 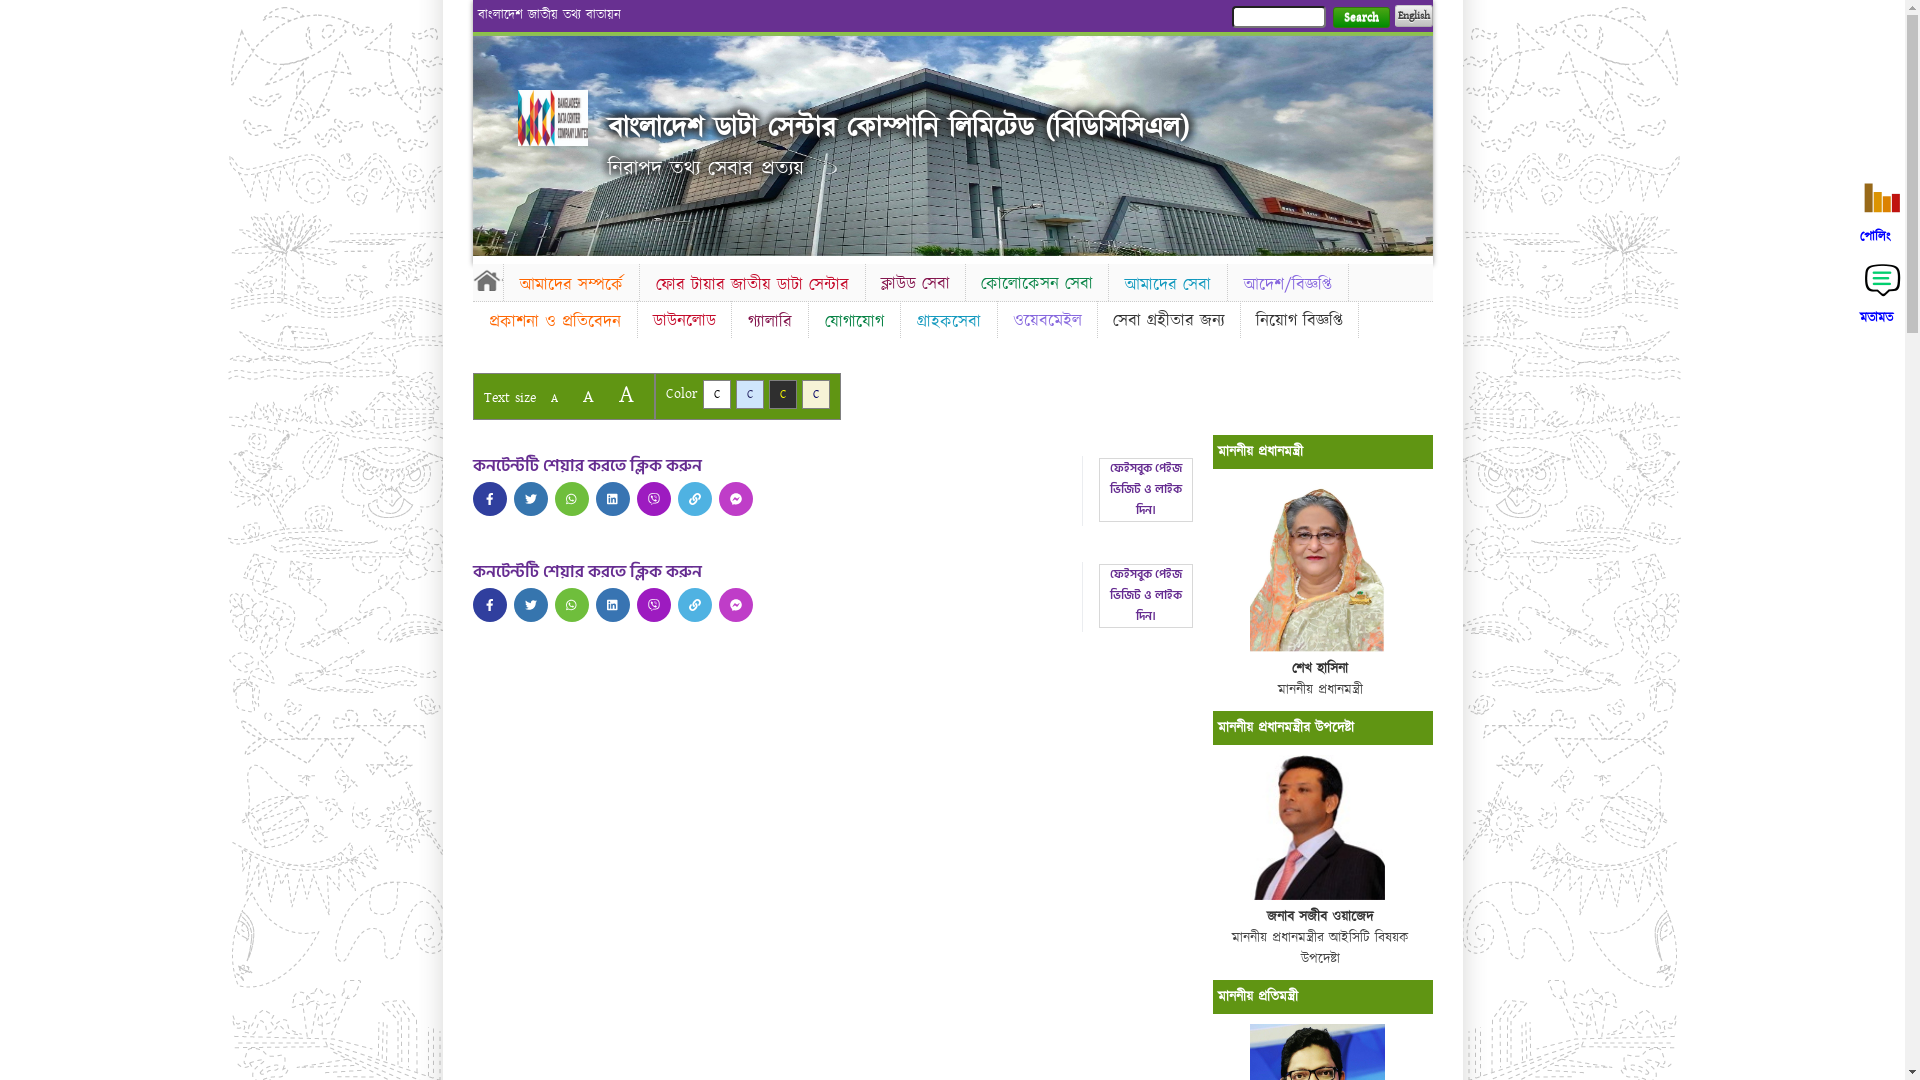 I want to click on 'C', so click(x=748, y=394).